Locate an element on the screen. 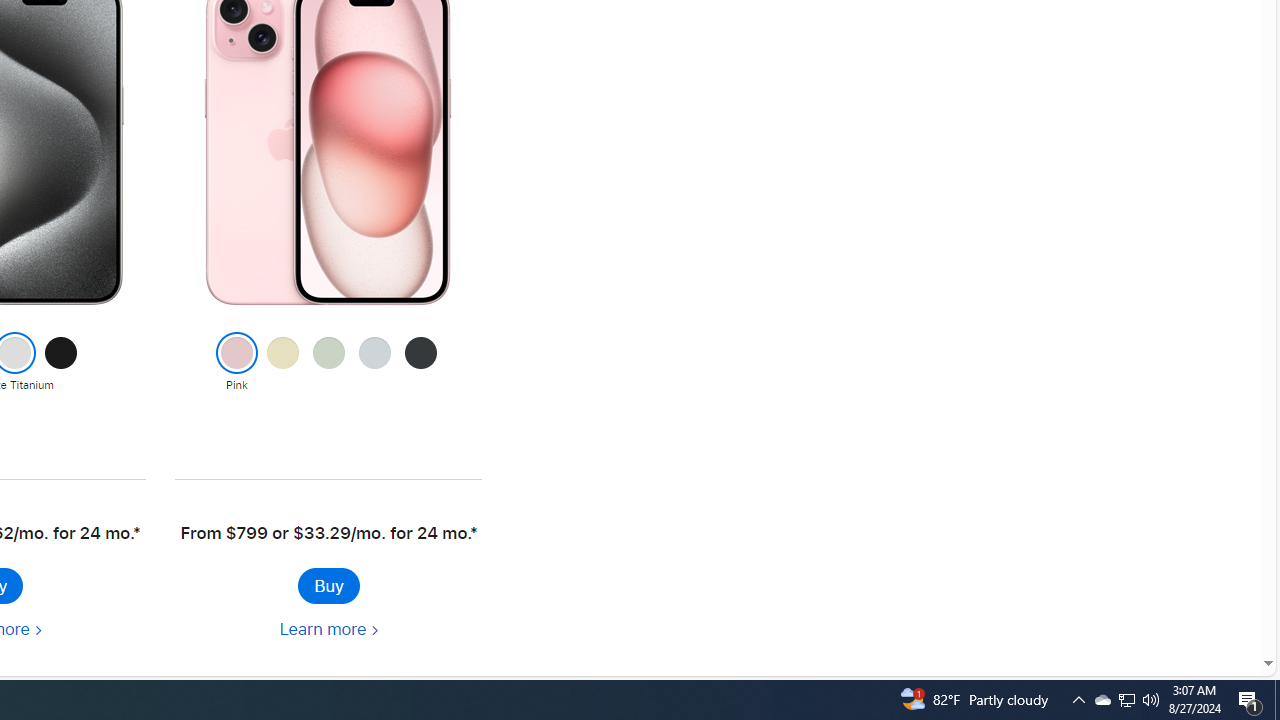 The image size is (1280, 720). 'Class: colornav-link current' is located at coordinates (236, 352).